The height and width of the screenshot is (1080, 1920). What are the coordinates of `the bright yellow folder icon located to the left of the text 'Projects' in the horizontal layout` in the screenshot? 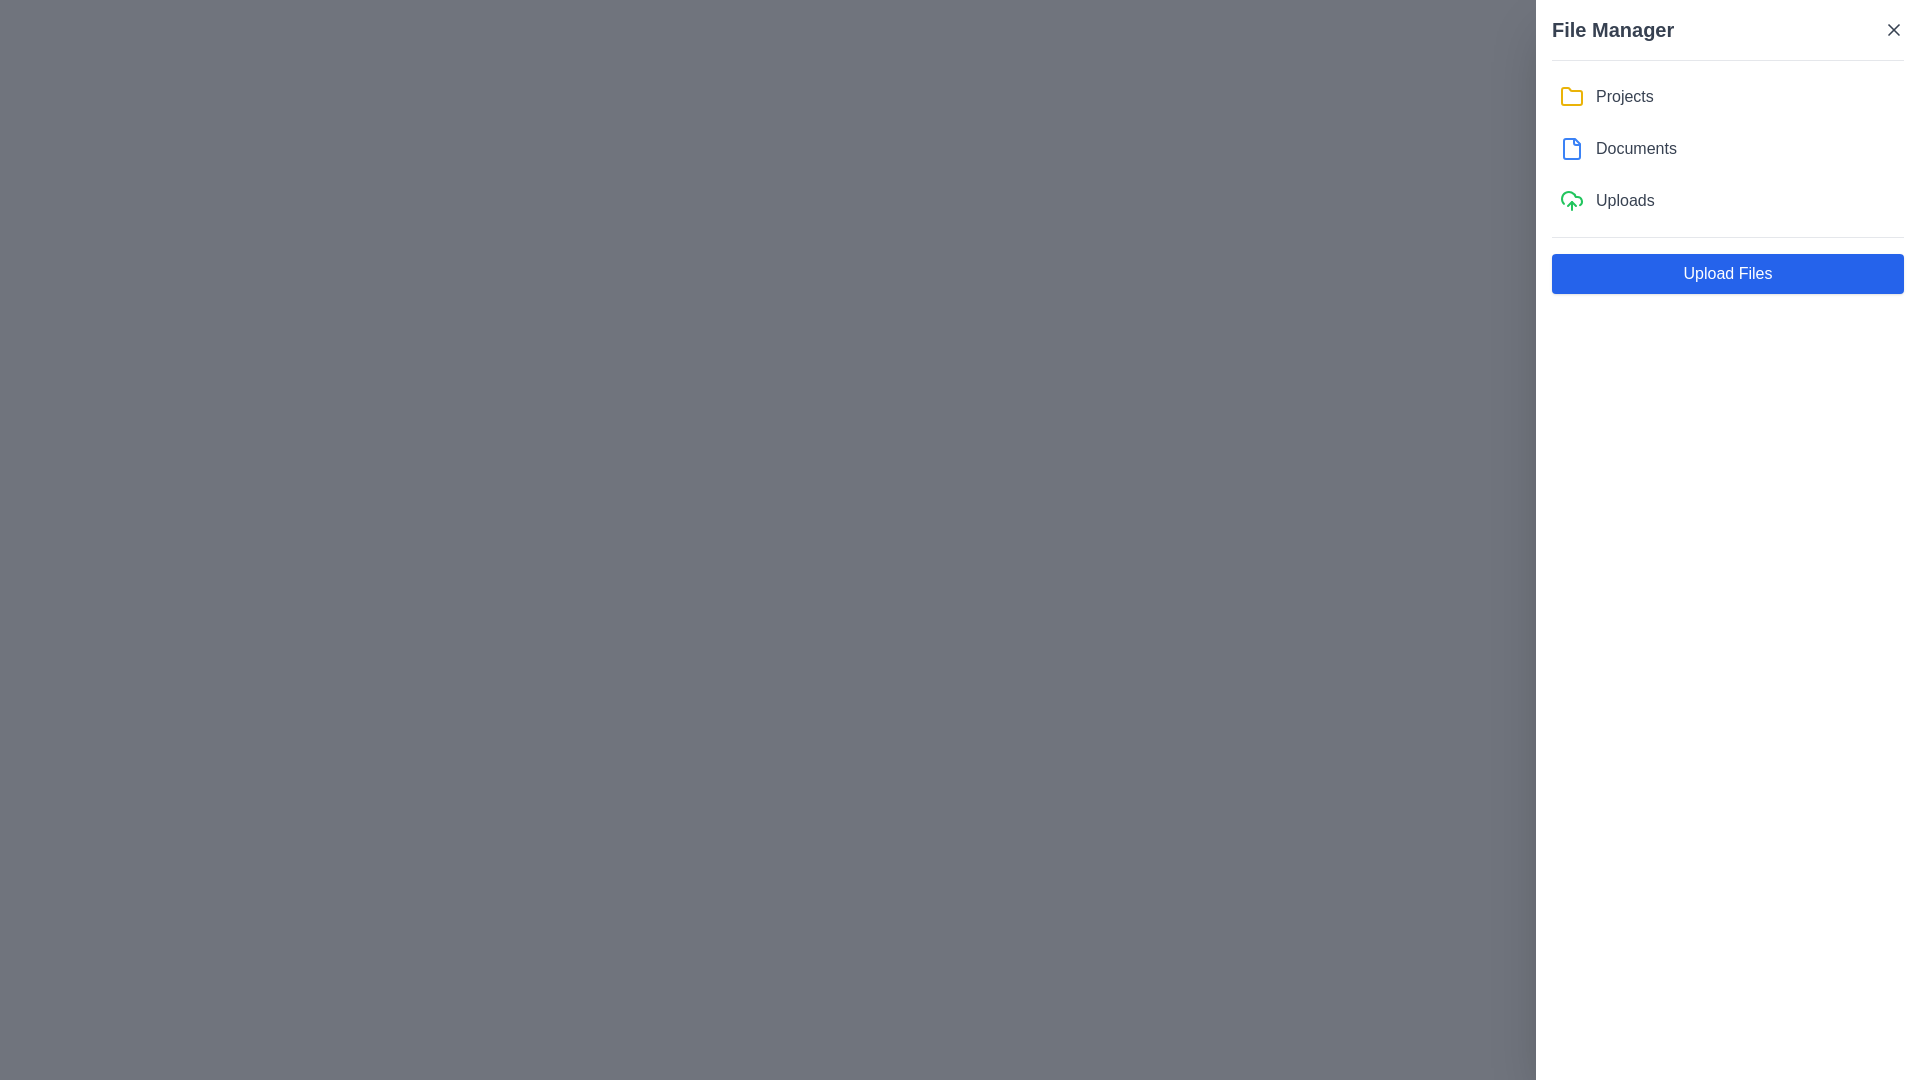 It's located at (1570, 96).